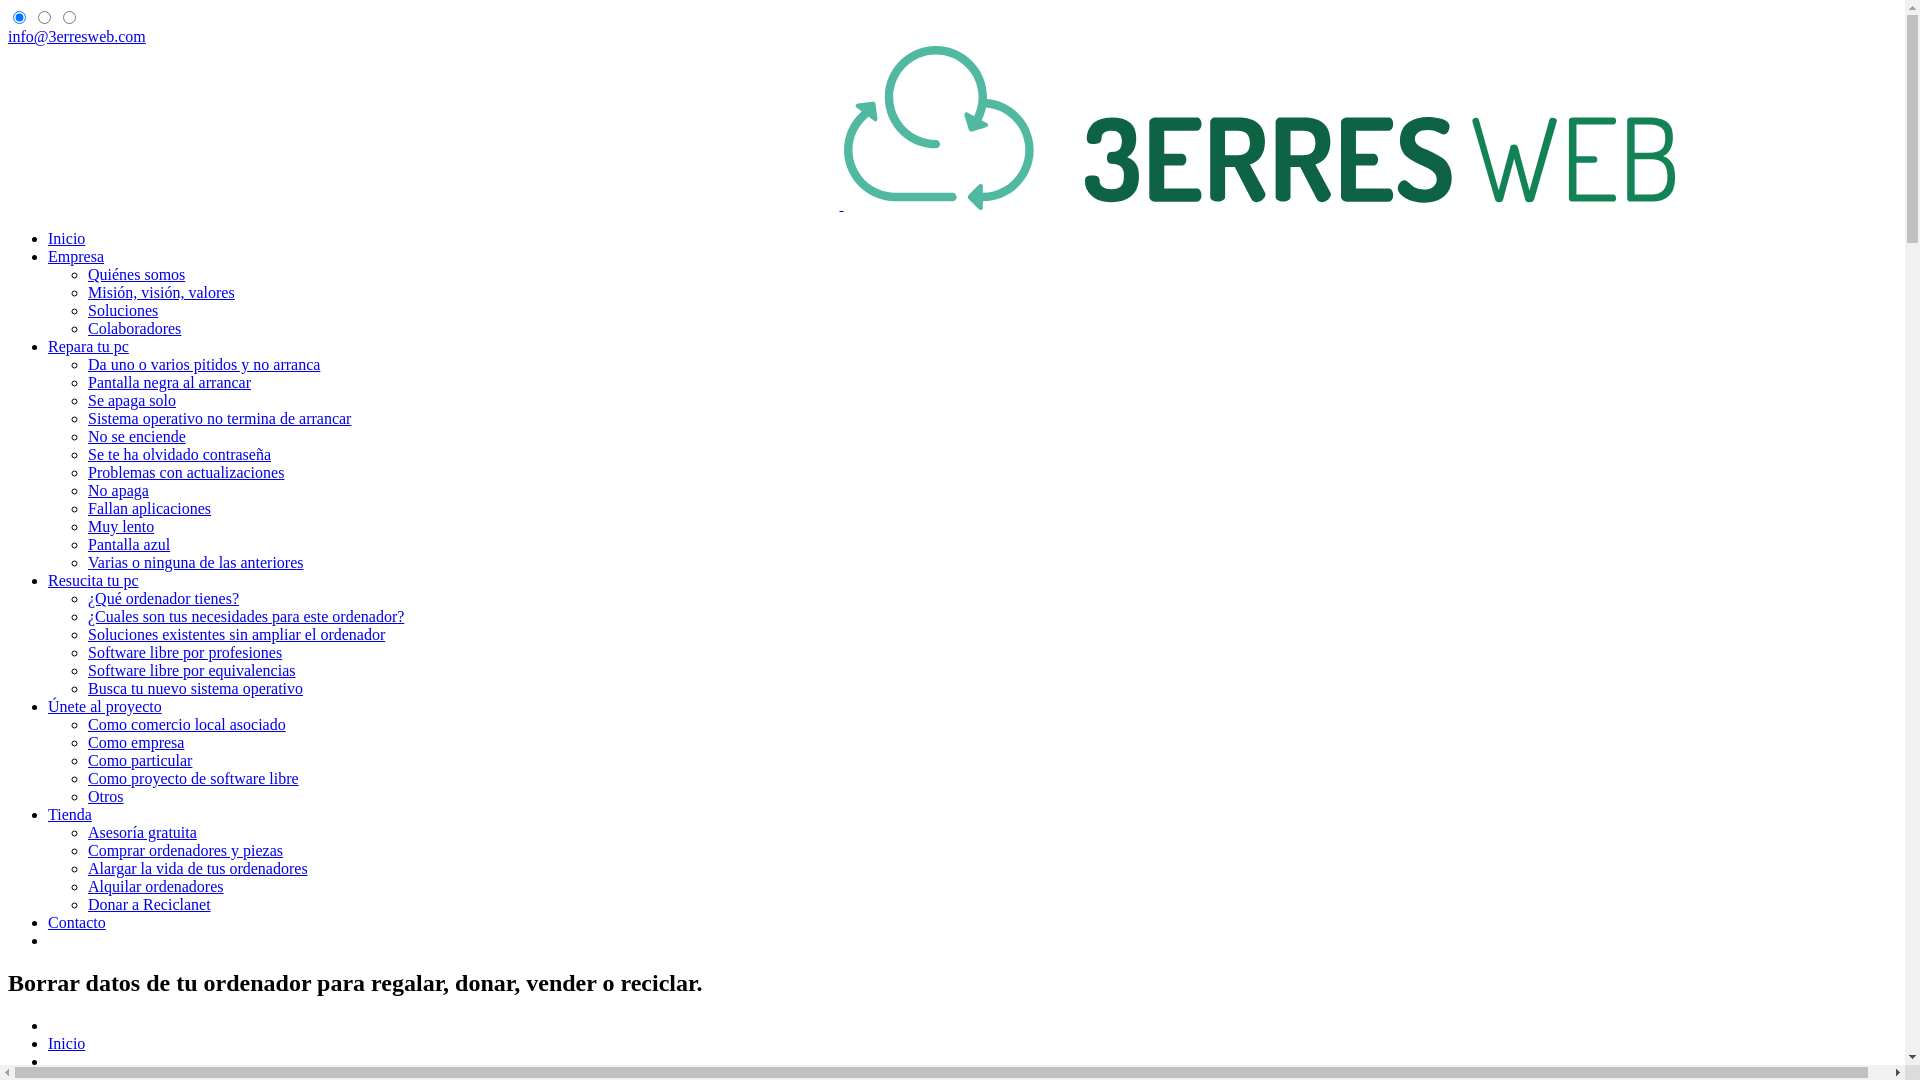  Describe the element at coordinates (119, 525) in the screenshot. I see `'Muy lento'` at that location.